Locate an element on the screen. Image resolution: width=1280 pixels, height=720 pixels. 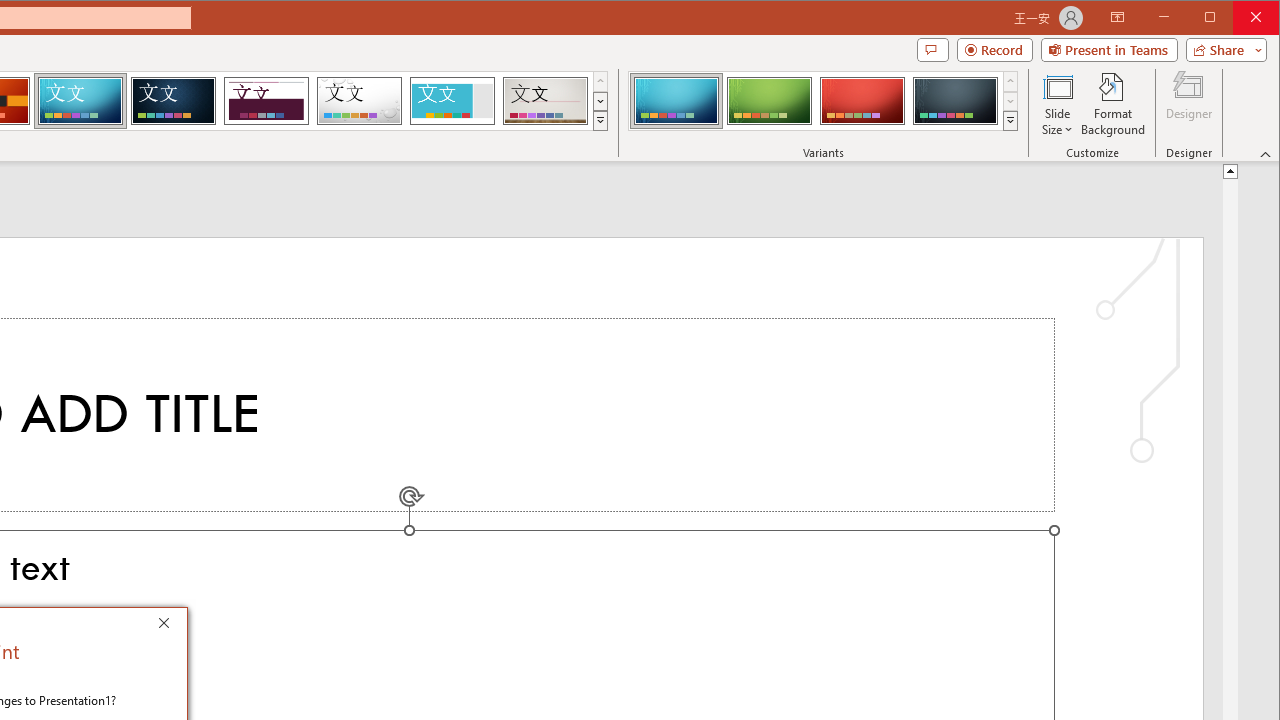
'Circuit Variant 2' is located at coordinates (768, 100).